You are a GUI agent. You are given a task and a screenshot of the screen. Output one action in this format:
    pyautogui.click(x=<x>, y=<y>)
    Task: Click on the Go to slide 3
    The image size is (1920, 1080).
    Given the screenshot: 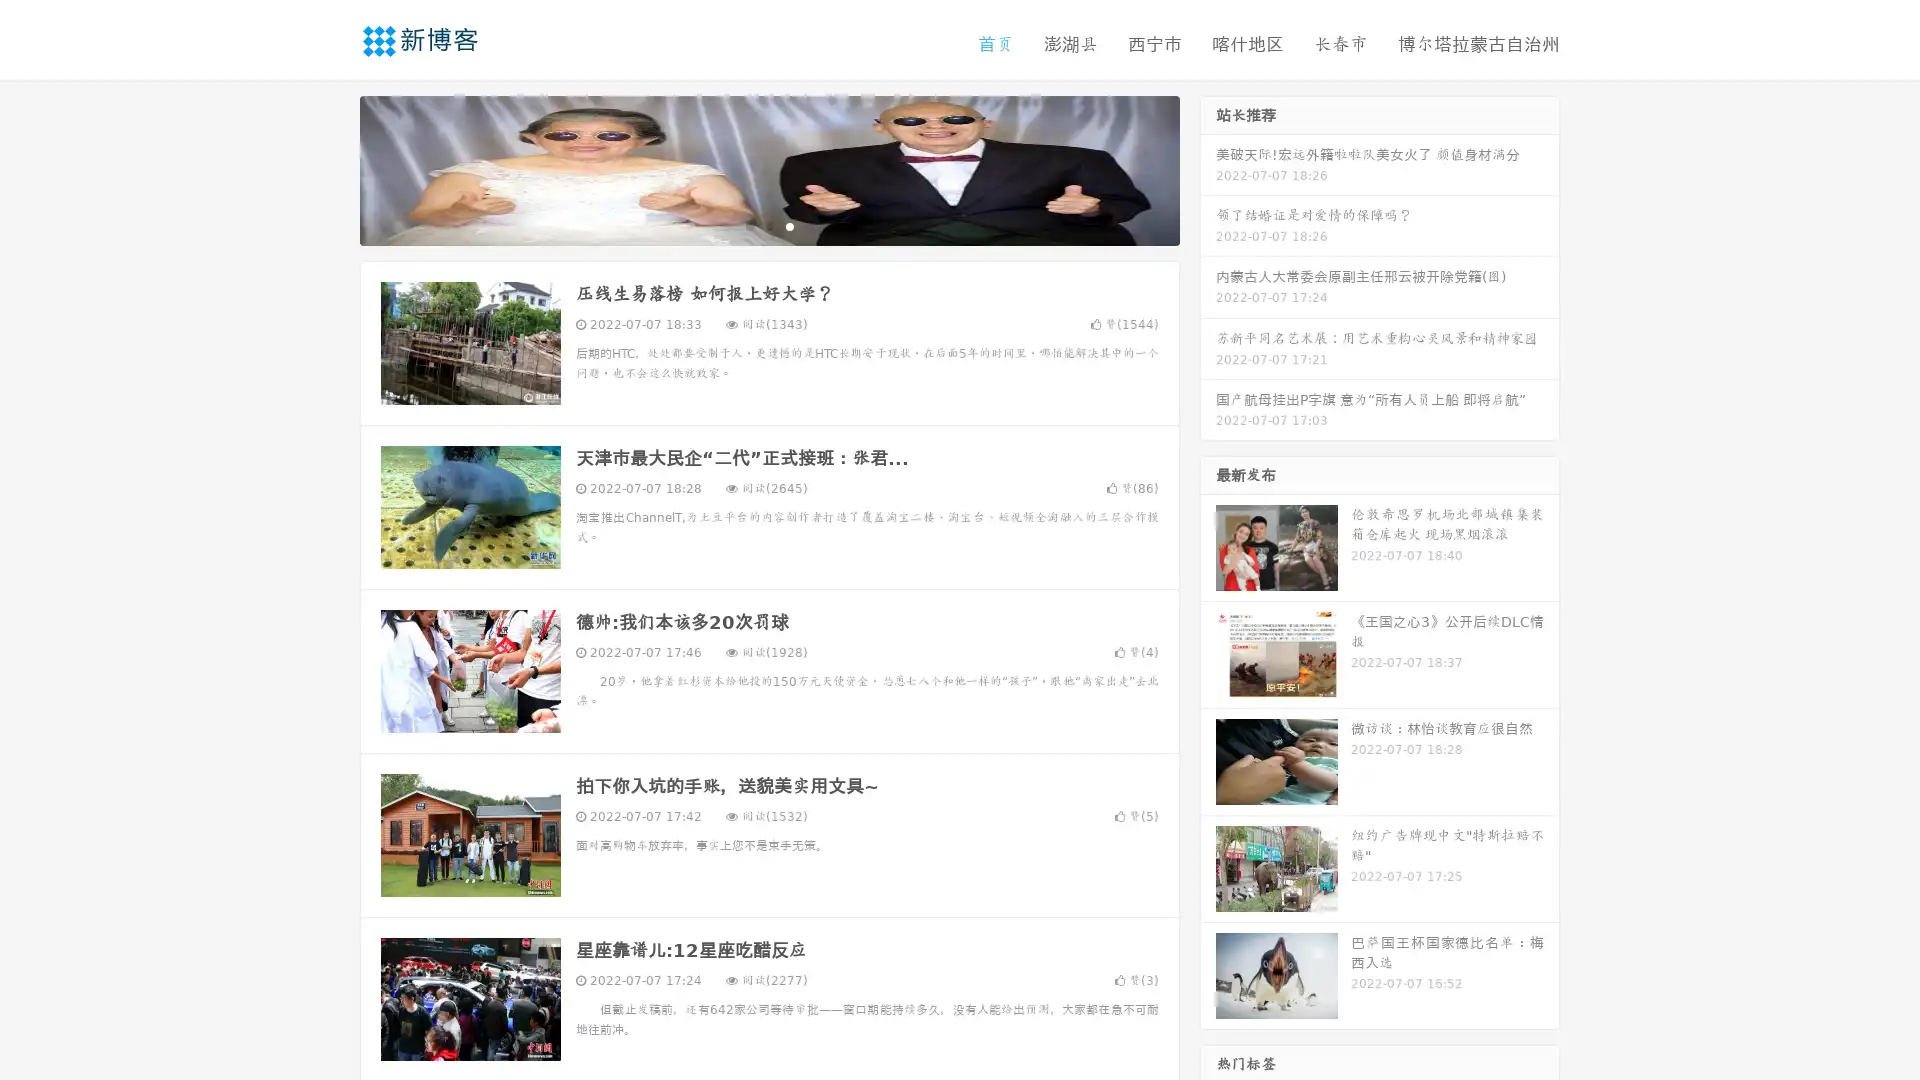 What is the action you would take?
    pyautogui.click(x=789, y=225)
    